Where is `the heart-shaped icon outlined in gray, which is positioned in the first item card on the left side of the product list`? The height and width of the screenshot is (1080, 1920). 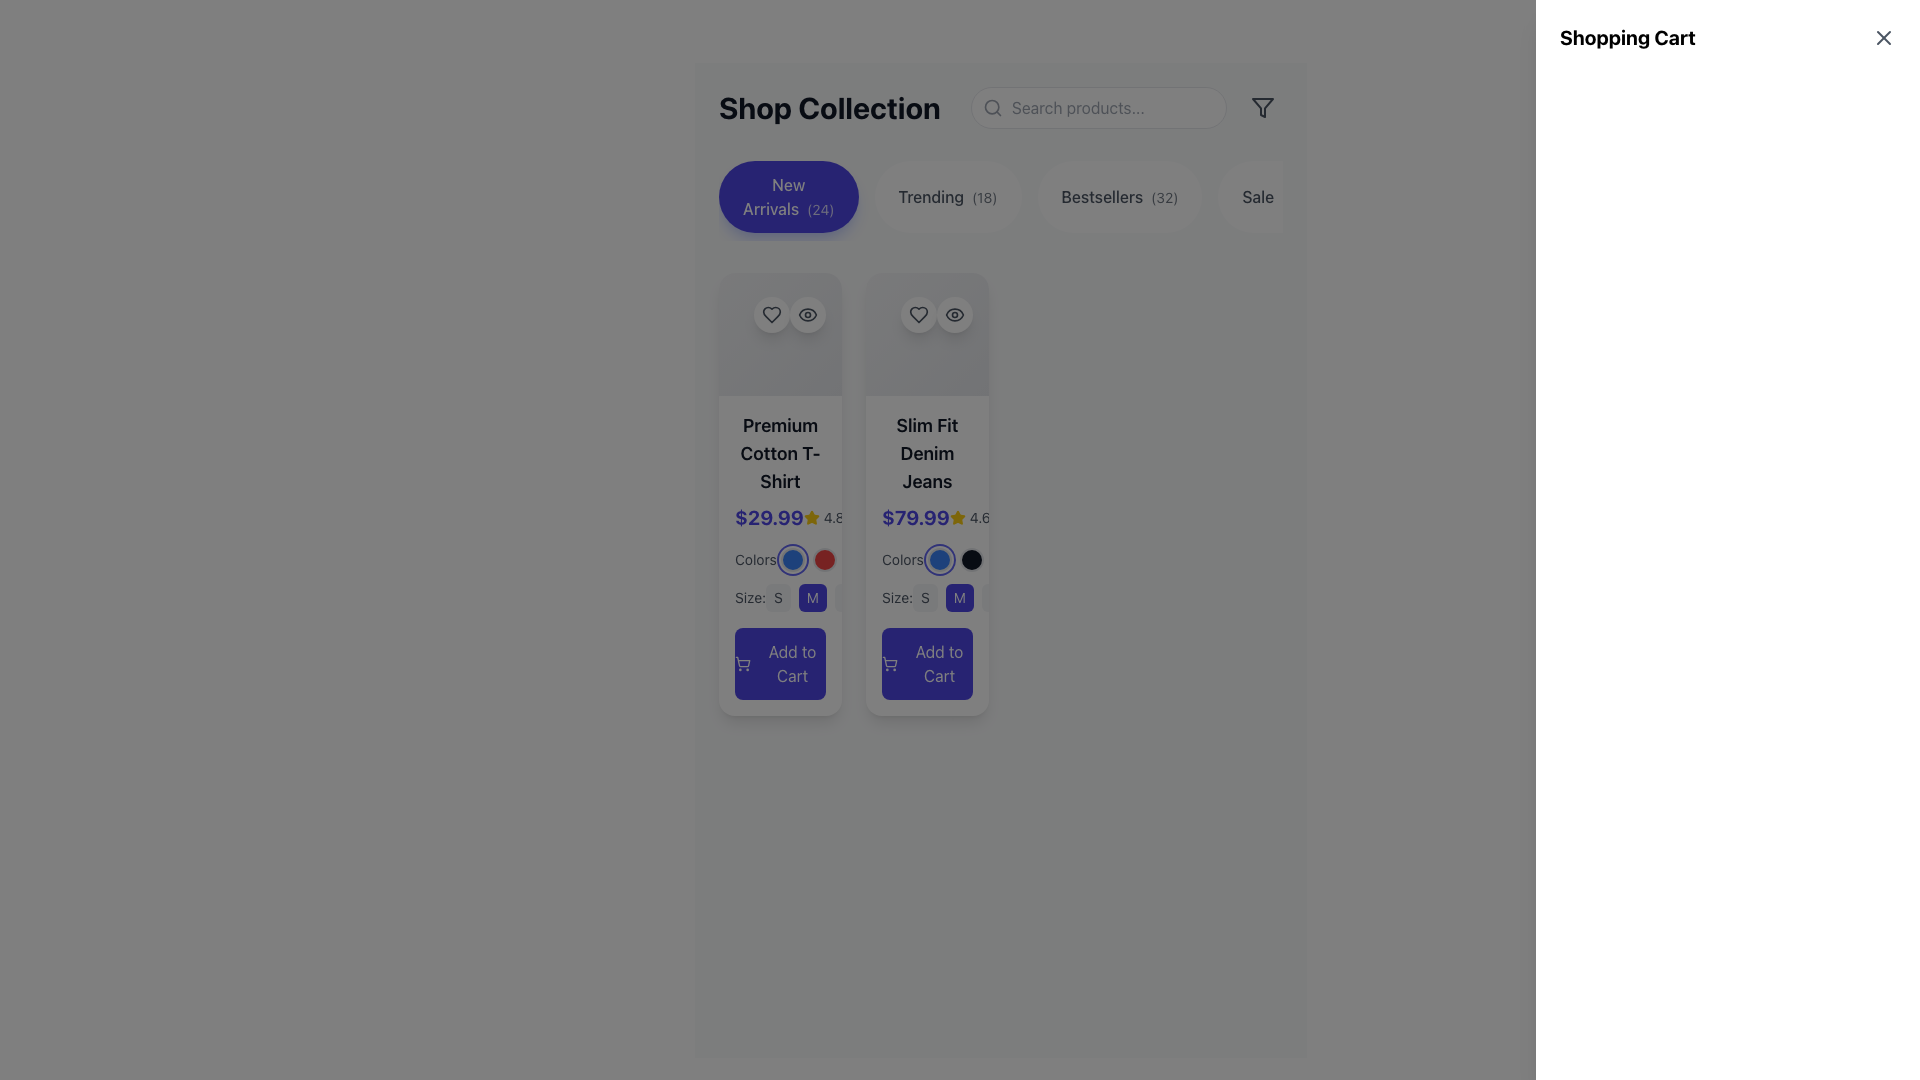
the heart-shaped icon outlined in gray, which is positioned in the first item card on the left side of the product list is located at coordinates (771, 315).